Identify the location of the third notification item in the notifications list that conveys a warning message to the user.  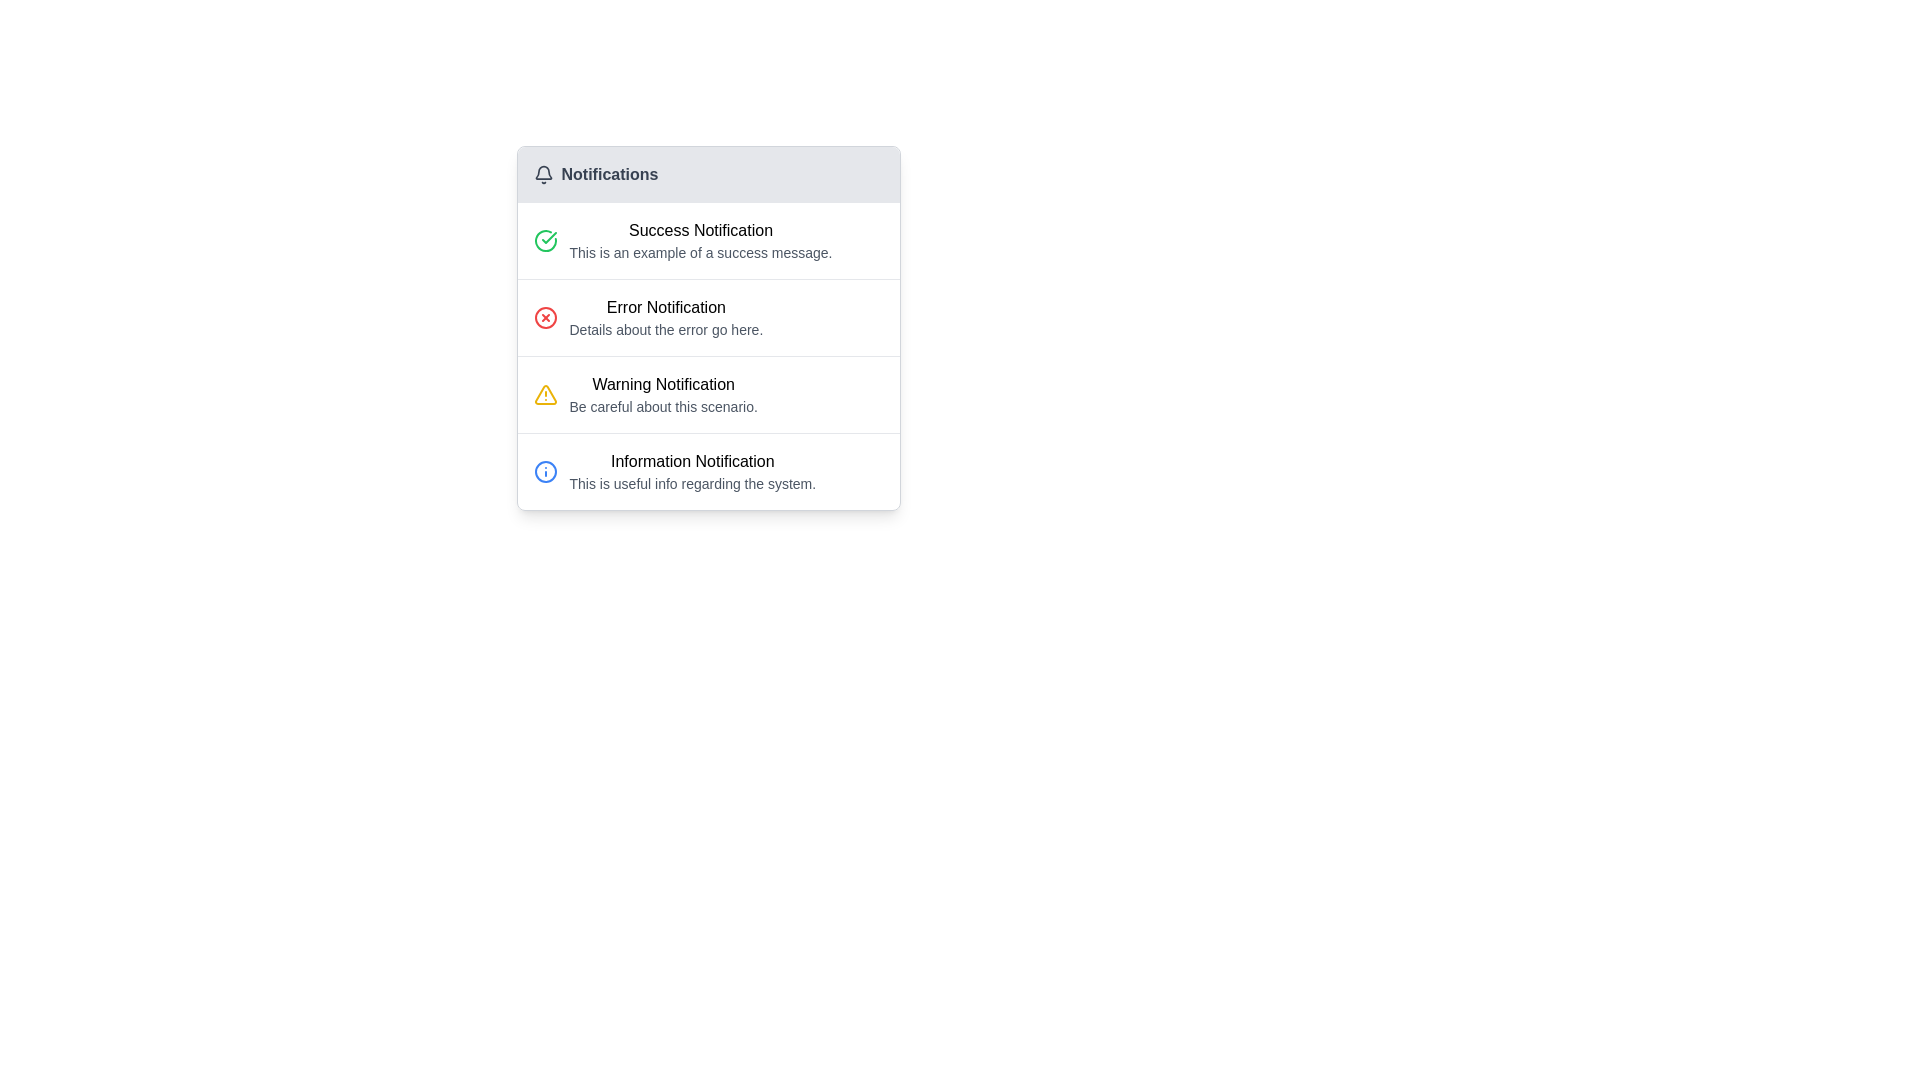
(663, 394).